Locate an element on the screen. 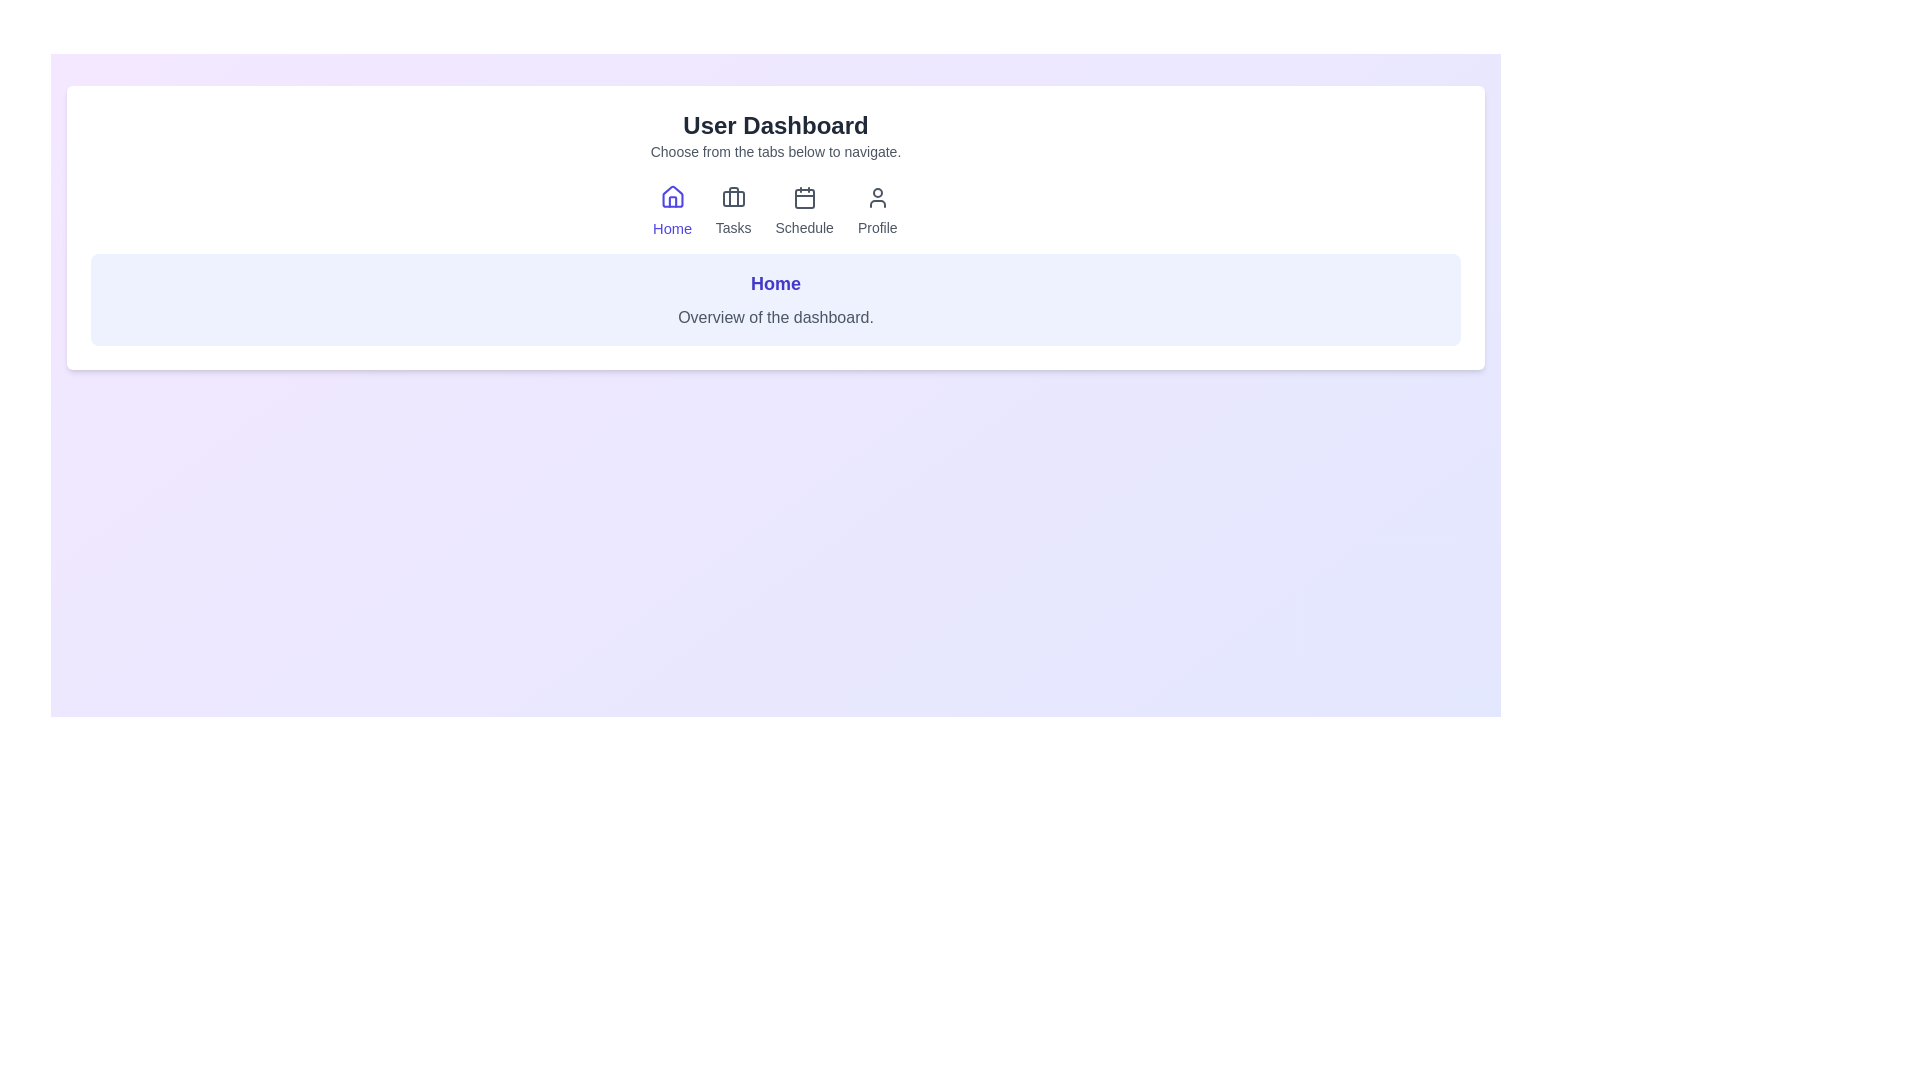 The width and height of the screenshot is (1920, 1080). the heading text label that indicates the current section or context of the interface, positioned above the descriptive text 'Overview of the dashboard.' is located at coordinates (775, 284).